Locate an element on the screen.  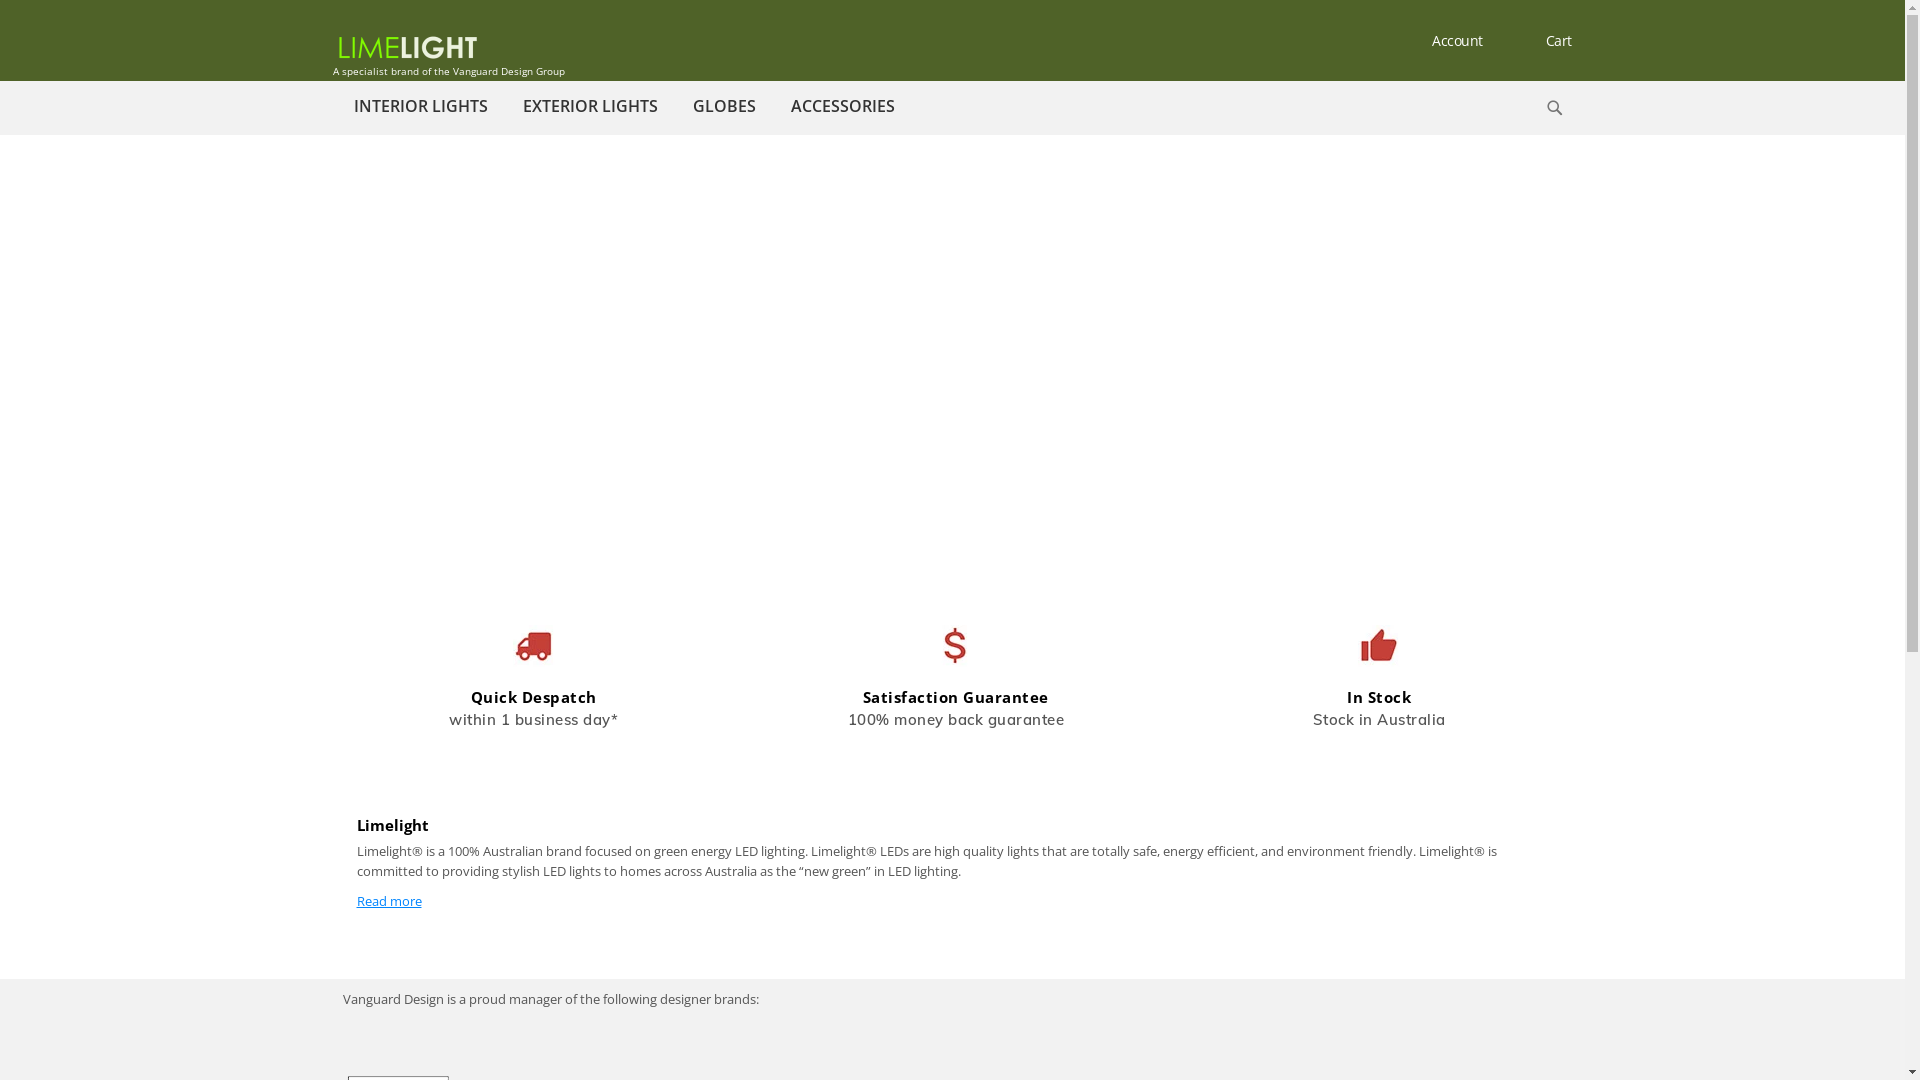
'Read more' is located at coordinates (388, 901).